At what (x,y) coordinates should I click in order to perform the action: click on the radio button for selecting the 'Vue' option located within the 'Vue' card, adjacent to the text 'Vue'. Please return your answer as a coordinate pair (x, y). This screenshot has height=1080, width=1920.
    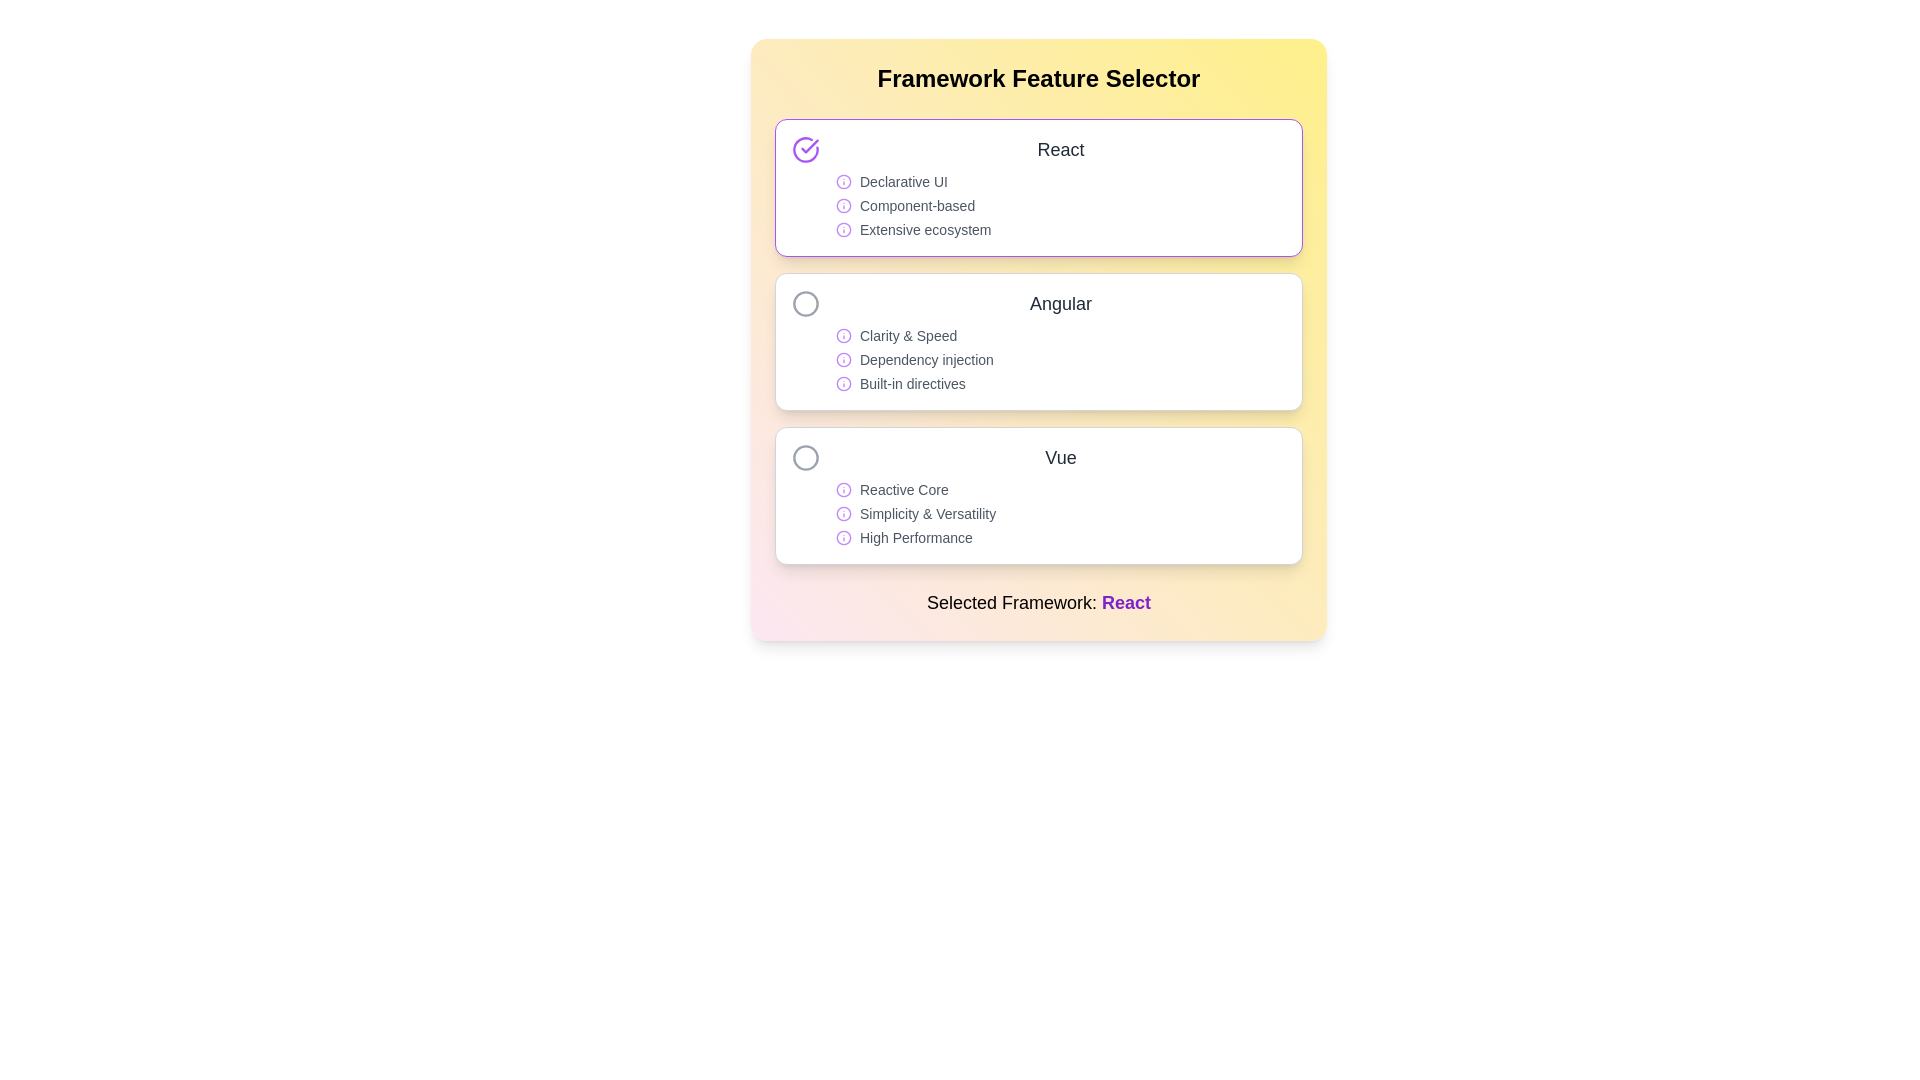
    Looking at the image, I should click on (806, 458).